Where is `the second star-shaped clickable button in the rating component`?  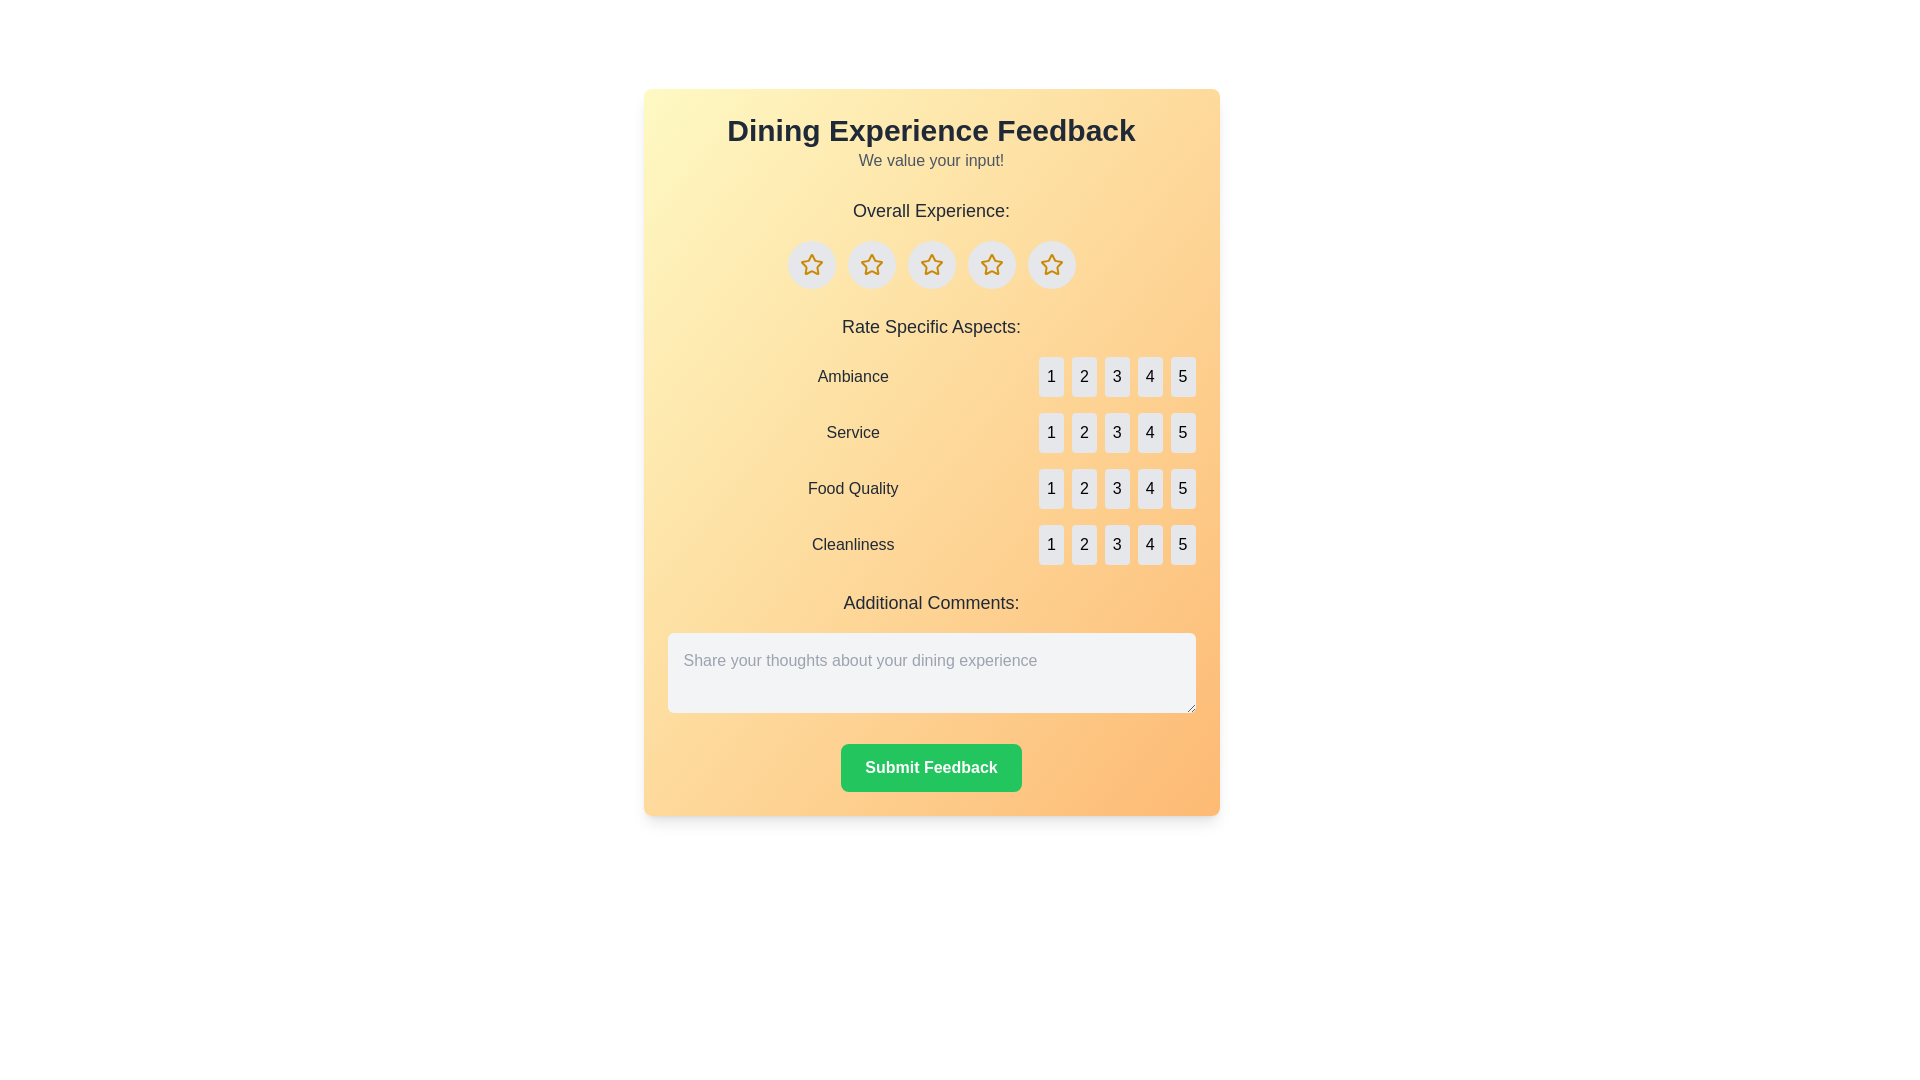
the second star-shaped clickable button in the rating component is located at coordinates (871, 264).